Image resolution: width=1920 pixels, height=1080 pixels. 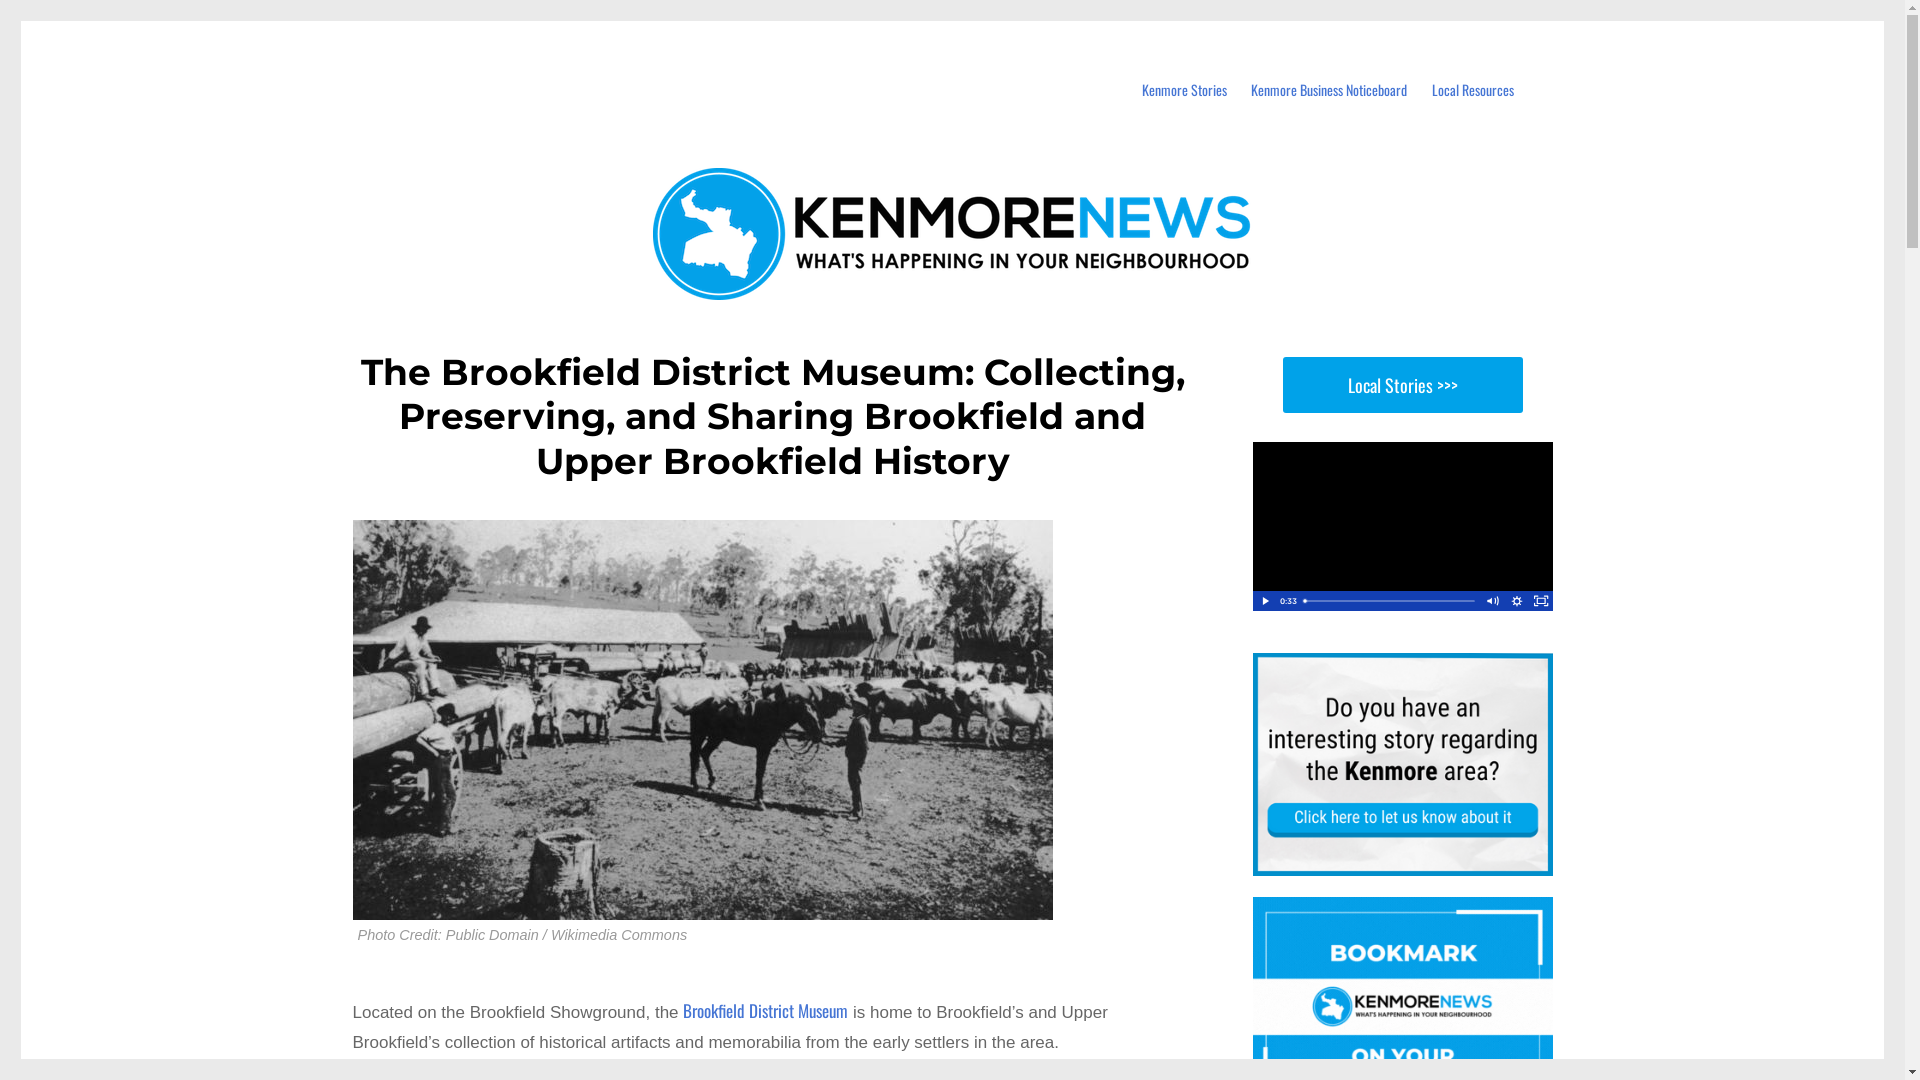 I want to click on 'Kenmore News', so click(x=467, y=58).